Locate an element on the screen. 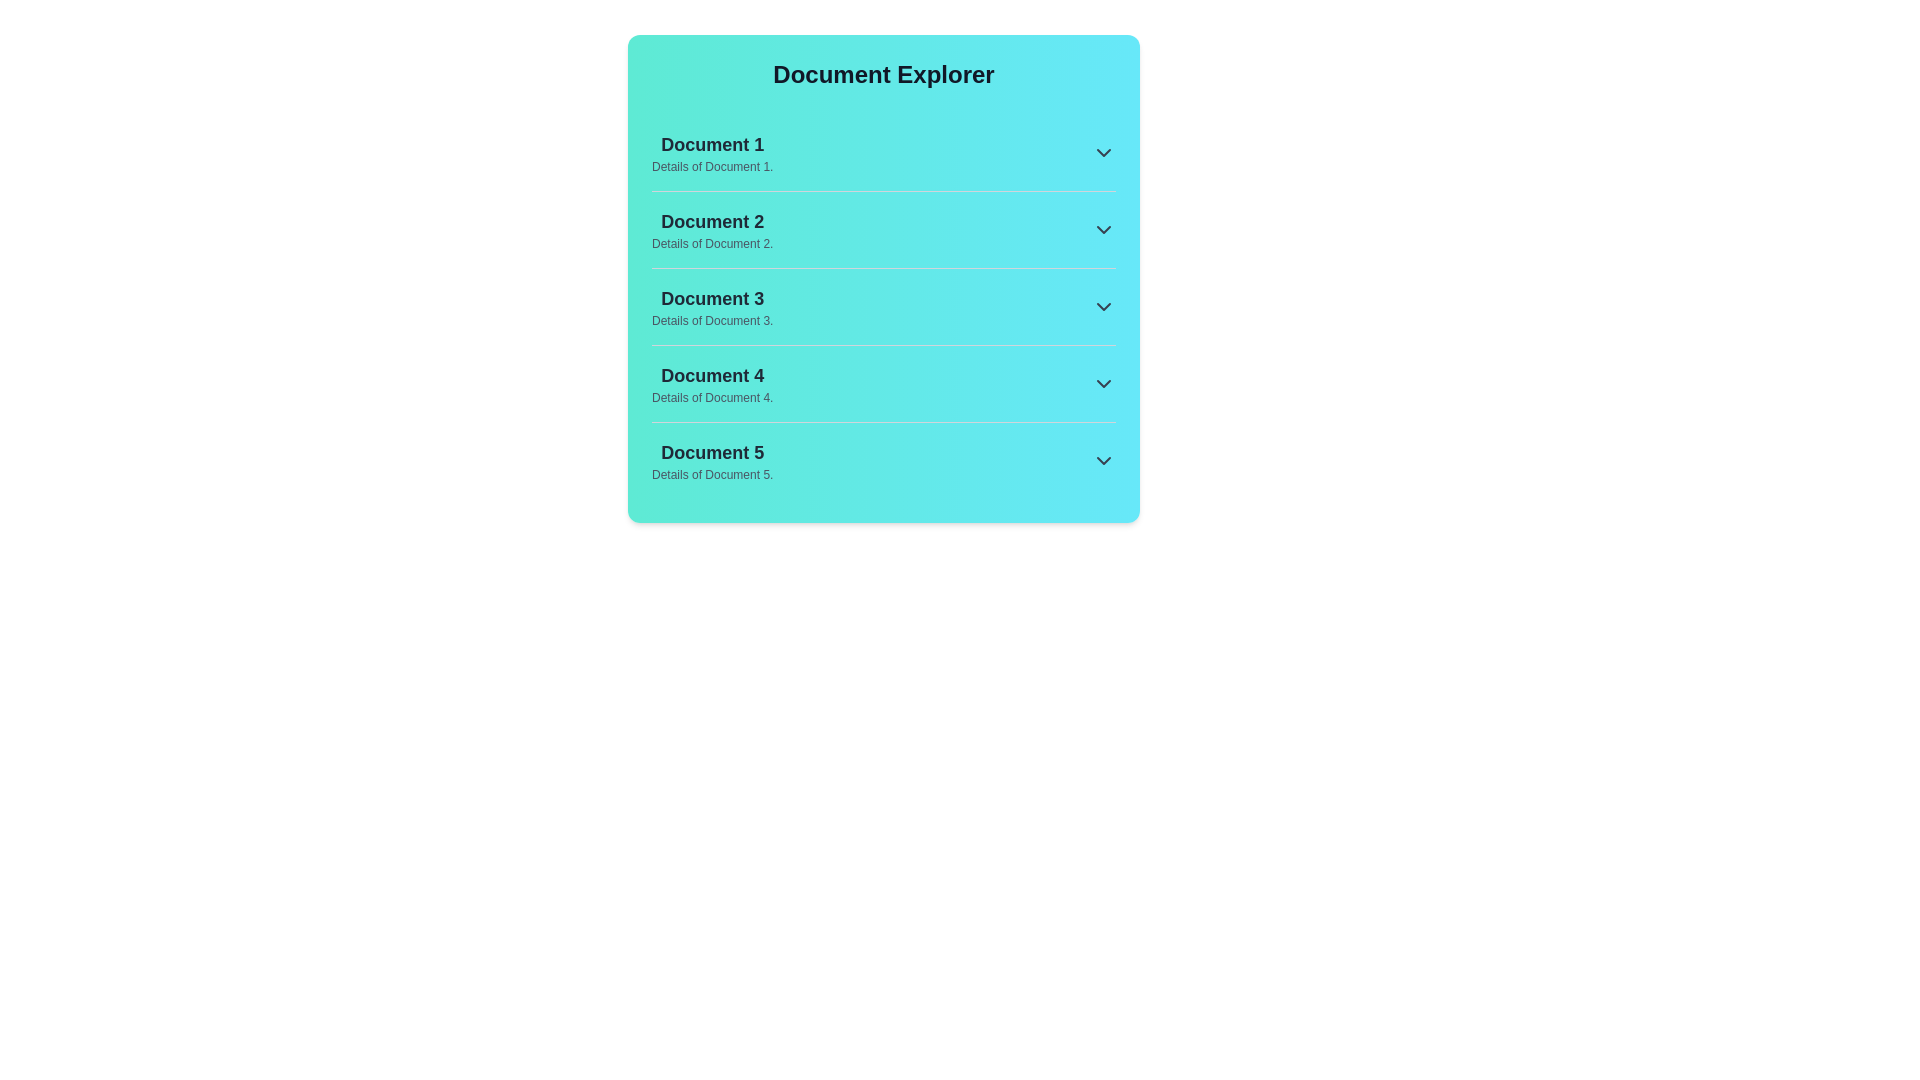 This screenshot has width=1920, height=1080. the title and description of document 2 is located at coordinates (712, 222).